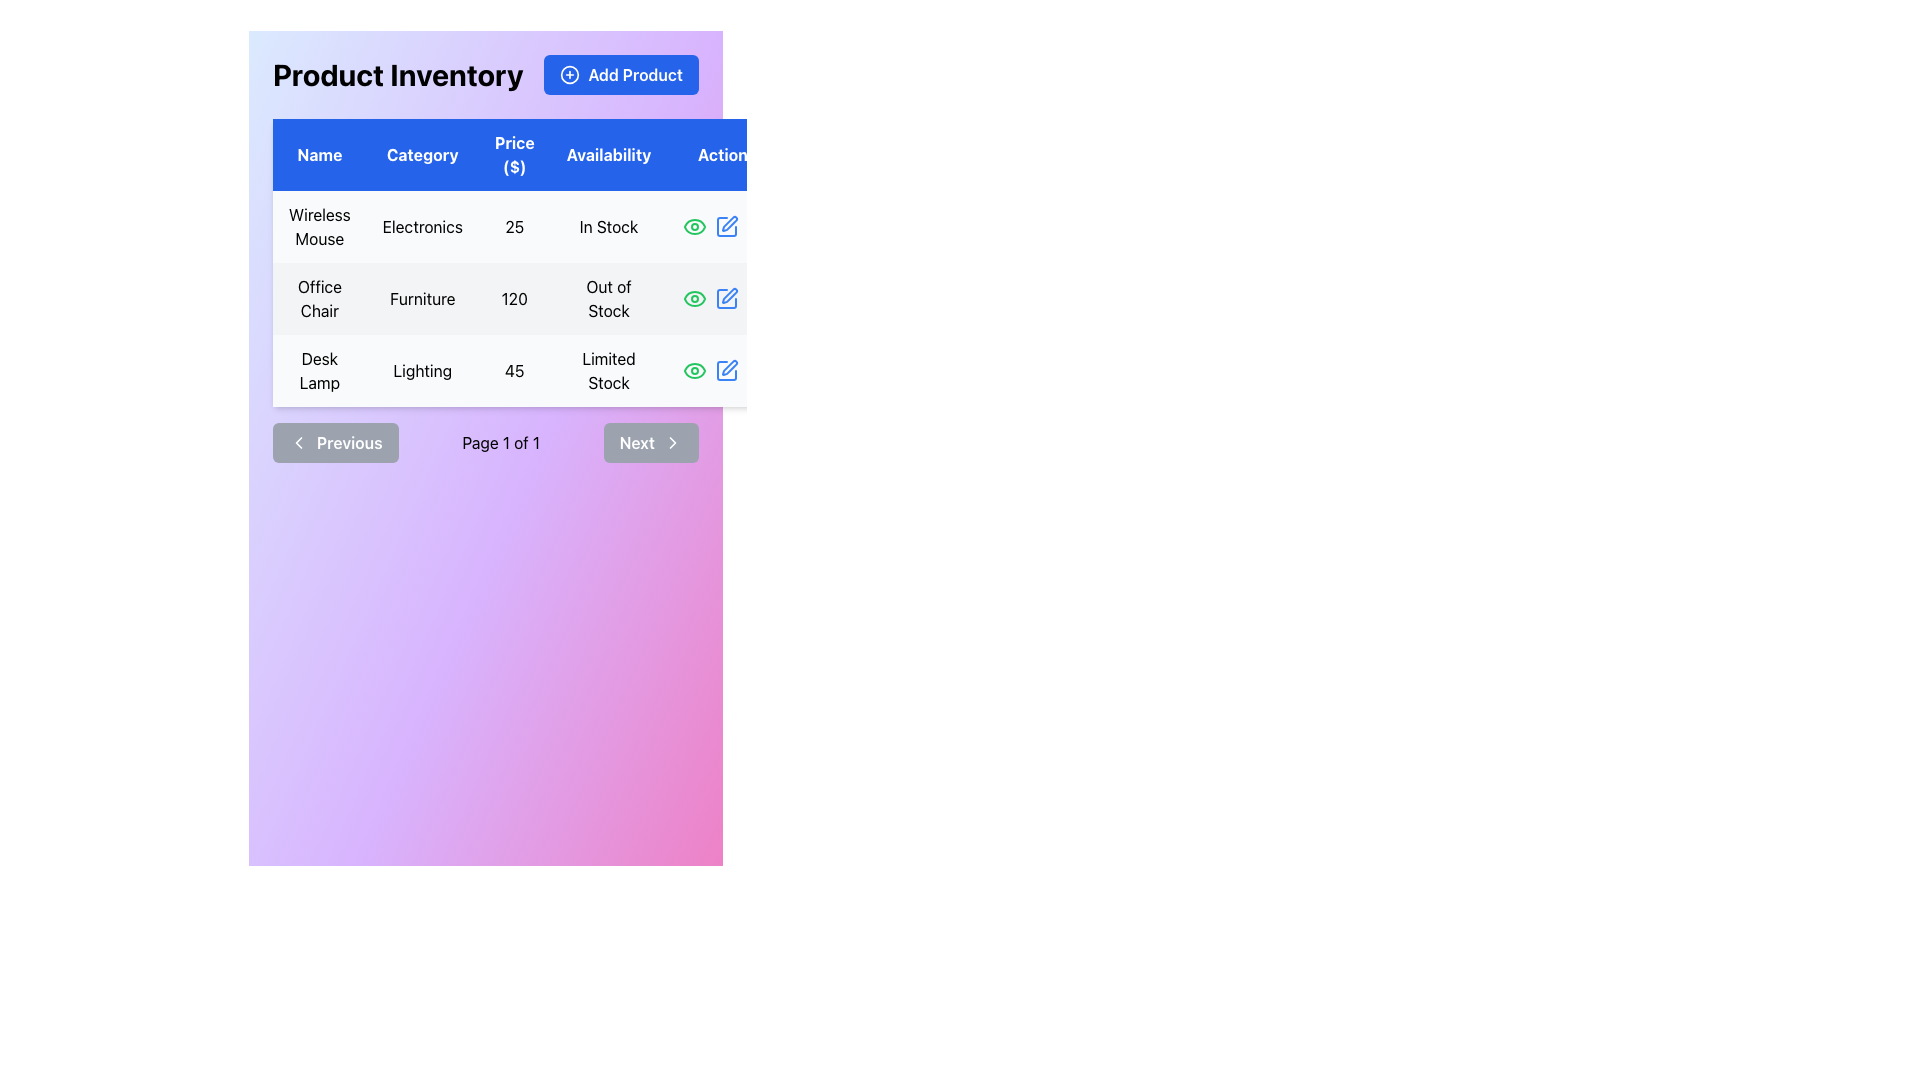 The image size is (1920, 1080). I want to click on the static text label displaying 'Page 1 of 1', which is centrally located within the navigation bar between the 'Previous' and 'Next' buttons, so click(501, 442).